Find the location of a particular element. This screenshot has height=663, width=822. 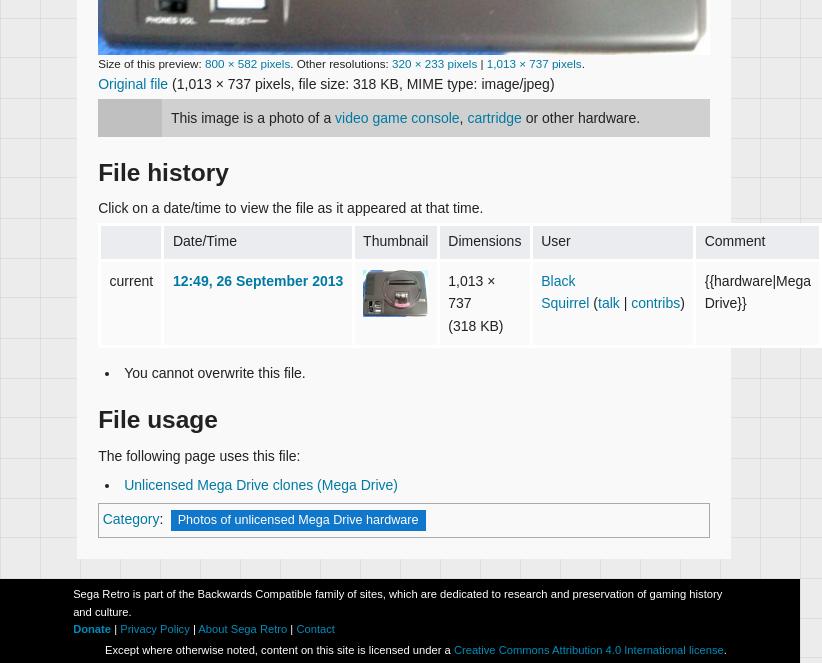

'Click on a date/time to view the file as it appeared at that time.' is located at coordinates (290, 206).